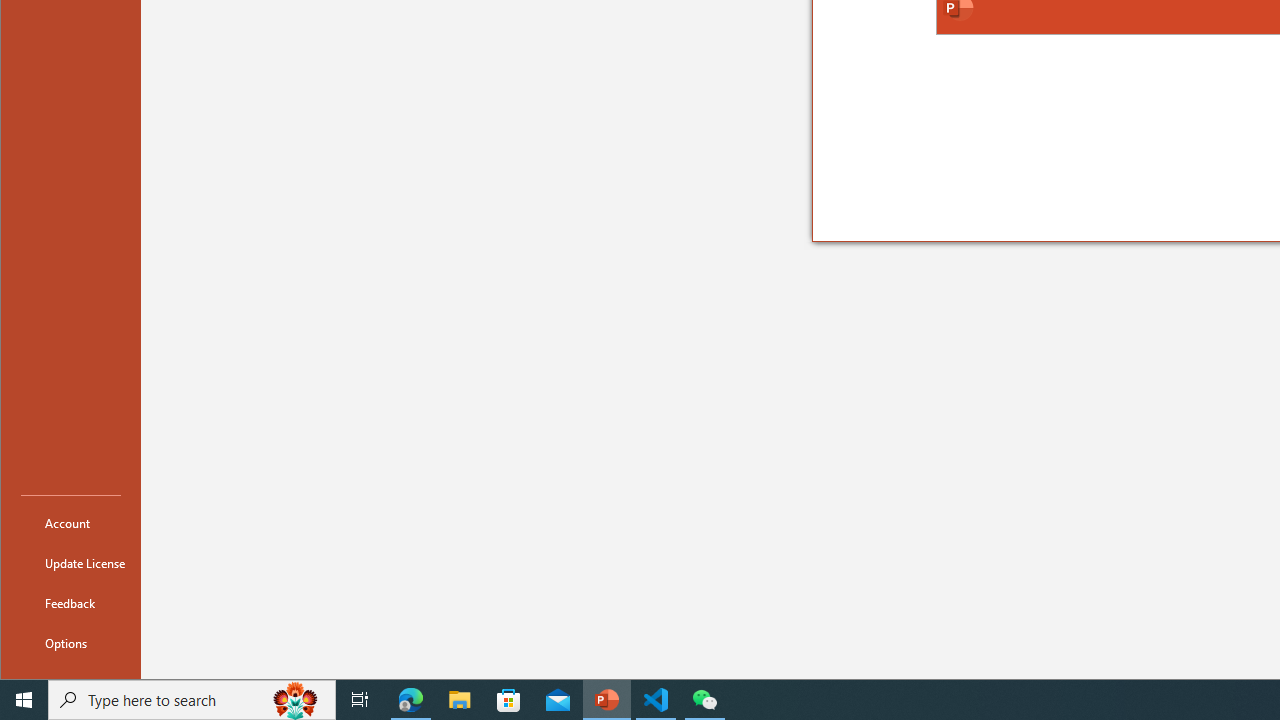 This screenshot has height=720, width=1280. I want to click on 'PowerPoint - 1 running window', so click(606, 698).